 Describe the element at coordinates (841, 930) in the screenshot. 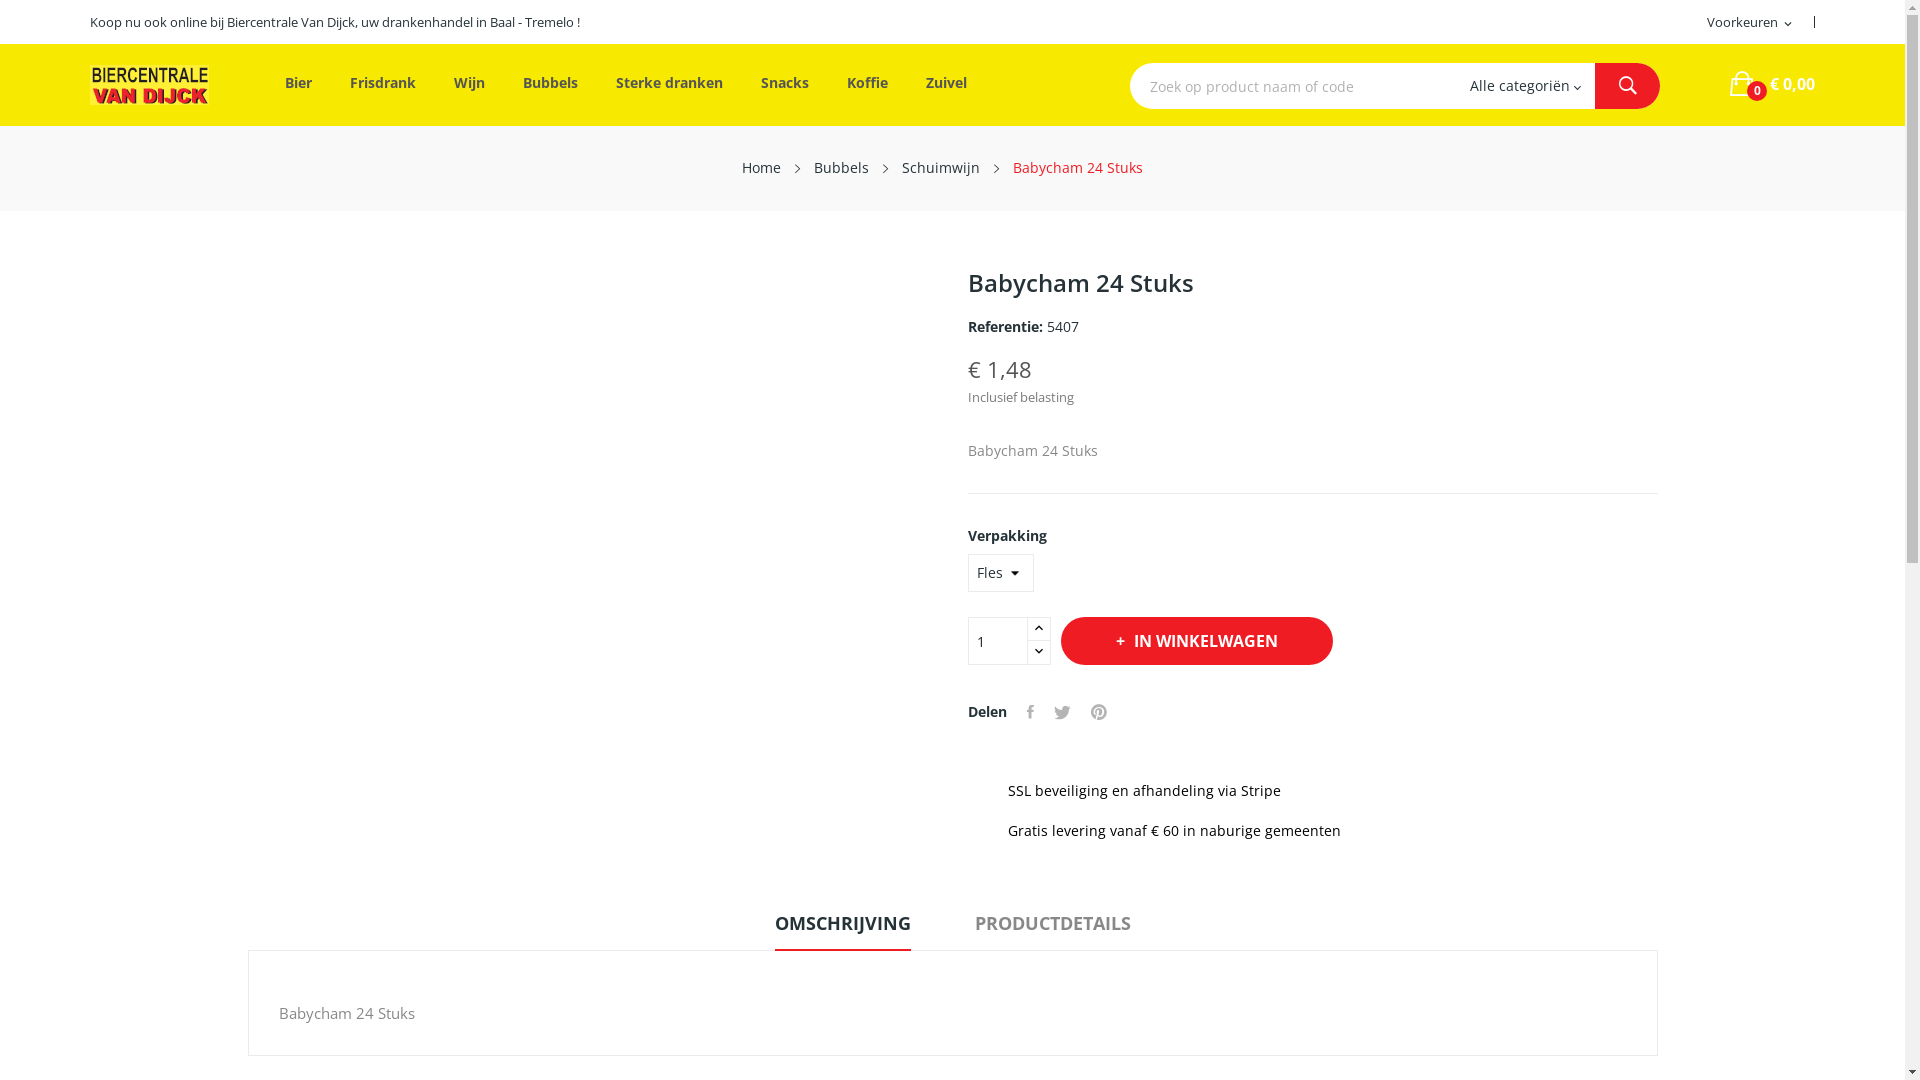

I see `'OMSCHRIJVING'` at that location.